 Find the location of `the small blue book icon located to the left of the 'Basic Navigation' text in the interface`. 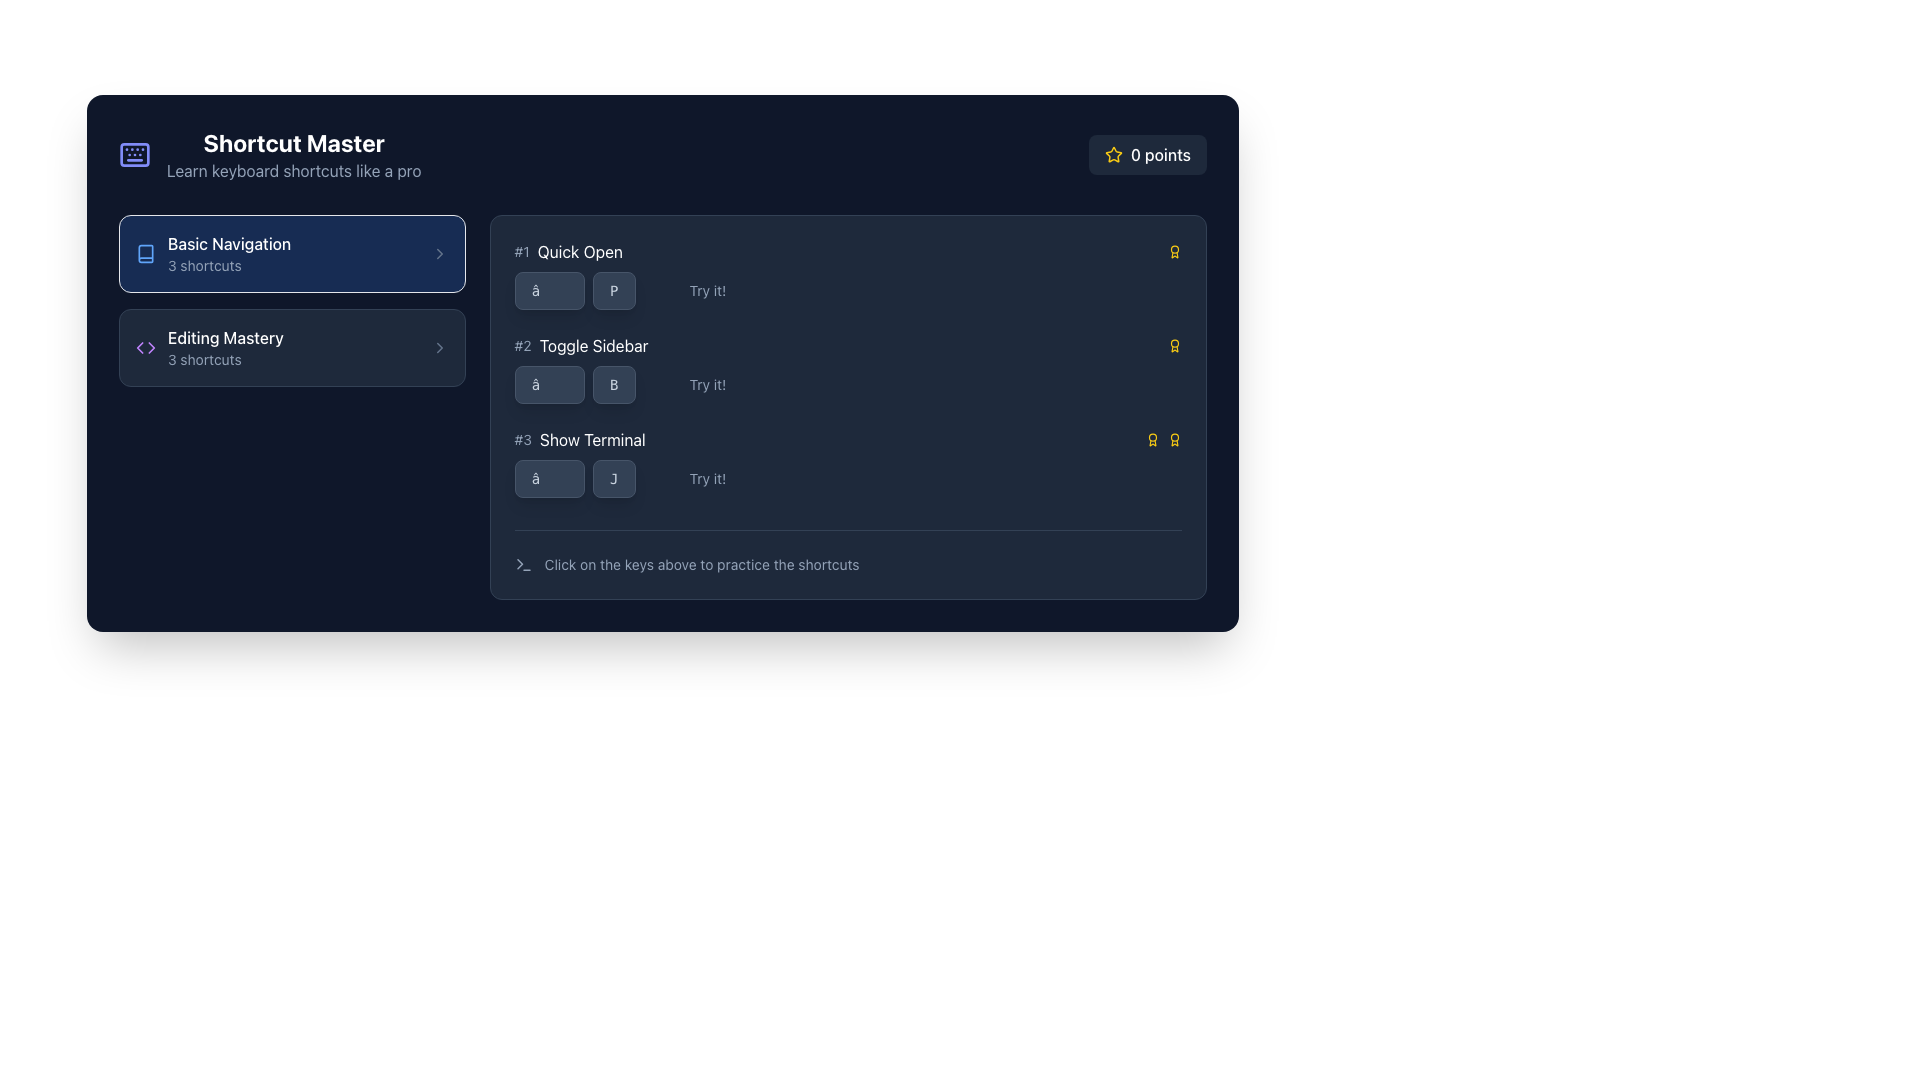

the small blue book icon located to the left of the 'Basic Navigation' text in the interface is located at coordinates (144, 253).